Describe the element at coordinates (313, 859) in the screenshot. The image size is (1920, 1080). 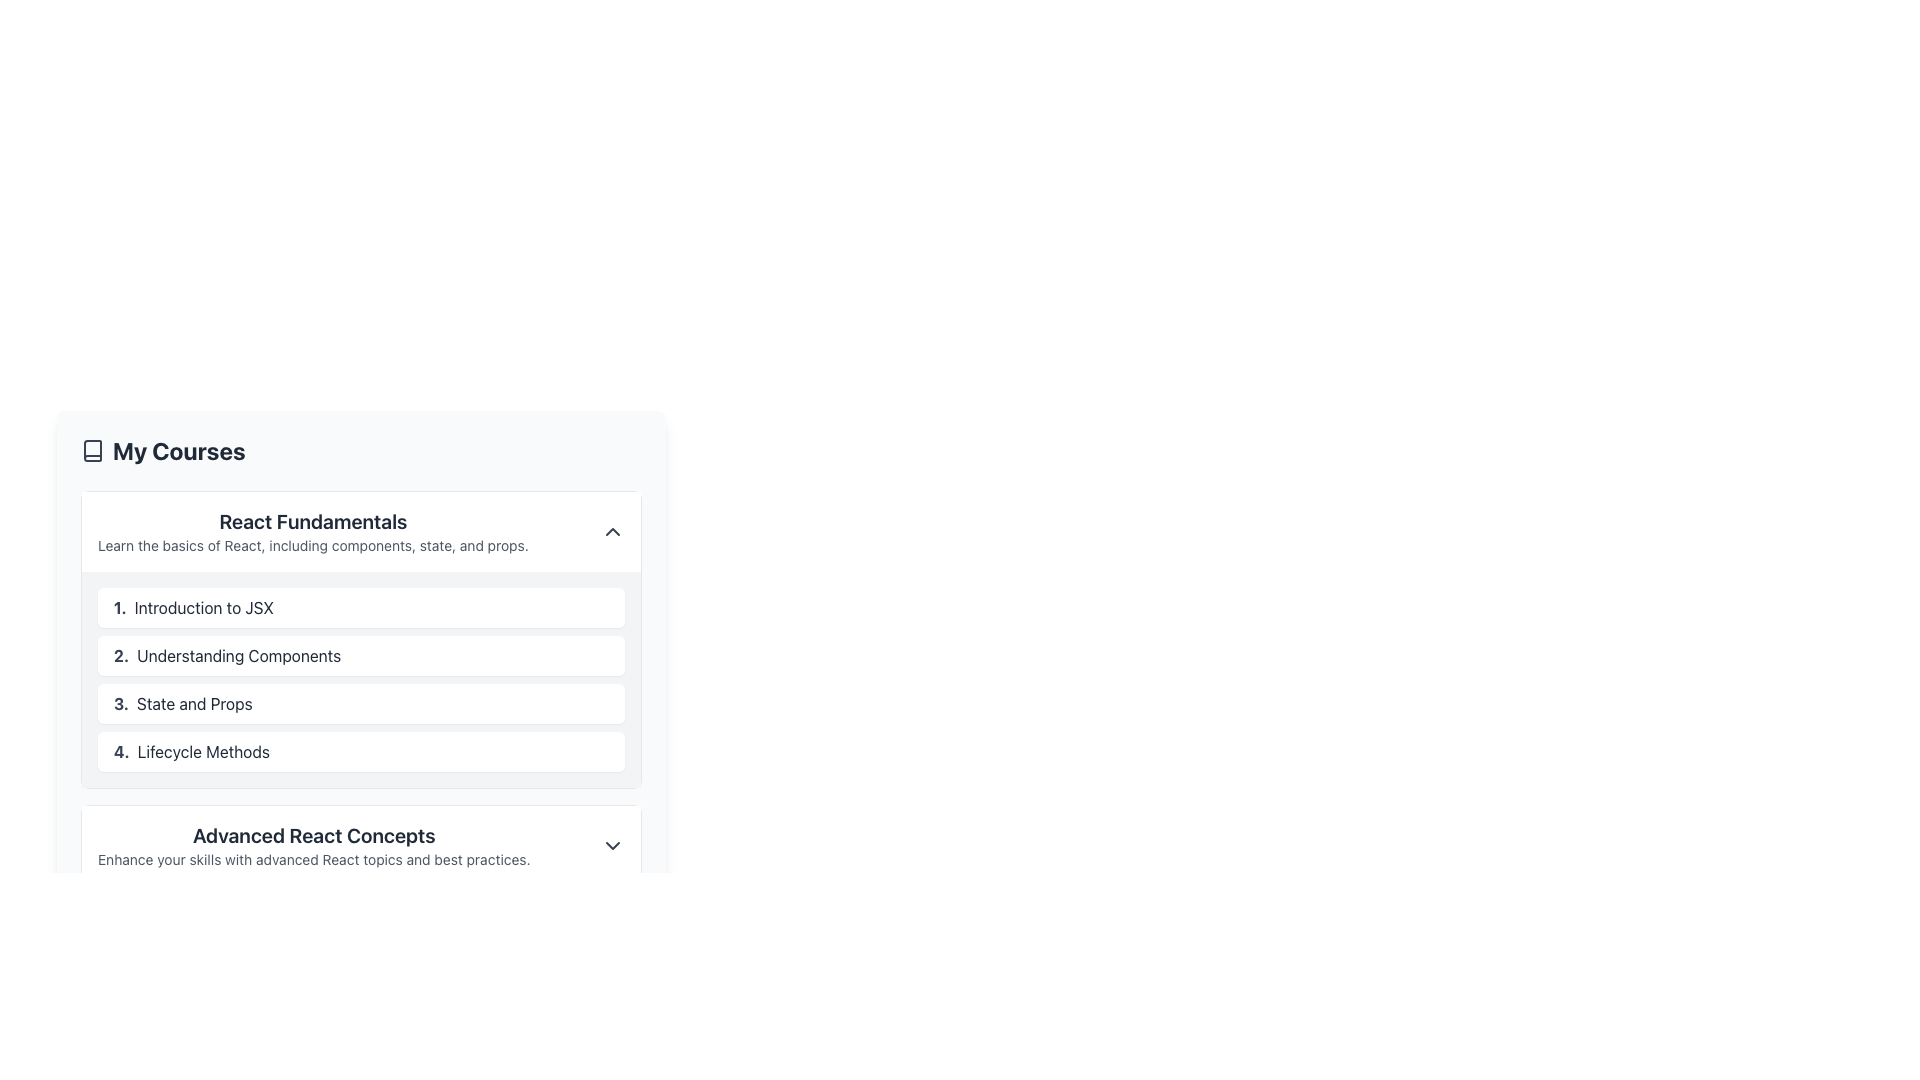
I see `text snippet styled in a smaller font size with a subtle gray color located below the heading 'Advanced React Concepts' in the course details section` at that location.